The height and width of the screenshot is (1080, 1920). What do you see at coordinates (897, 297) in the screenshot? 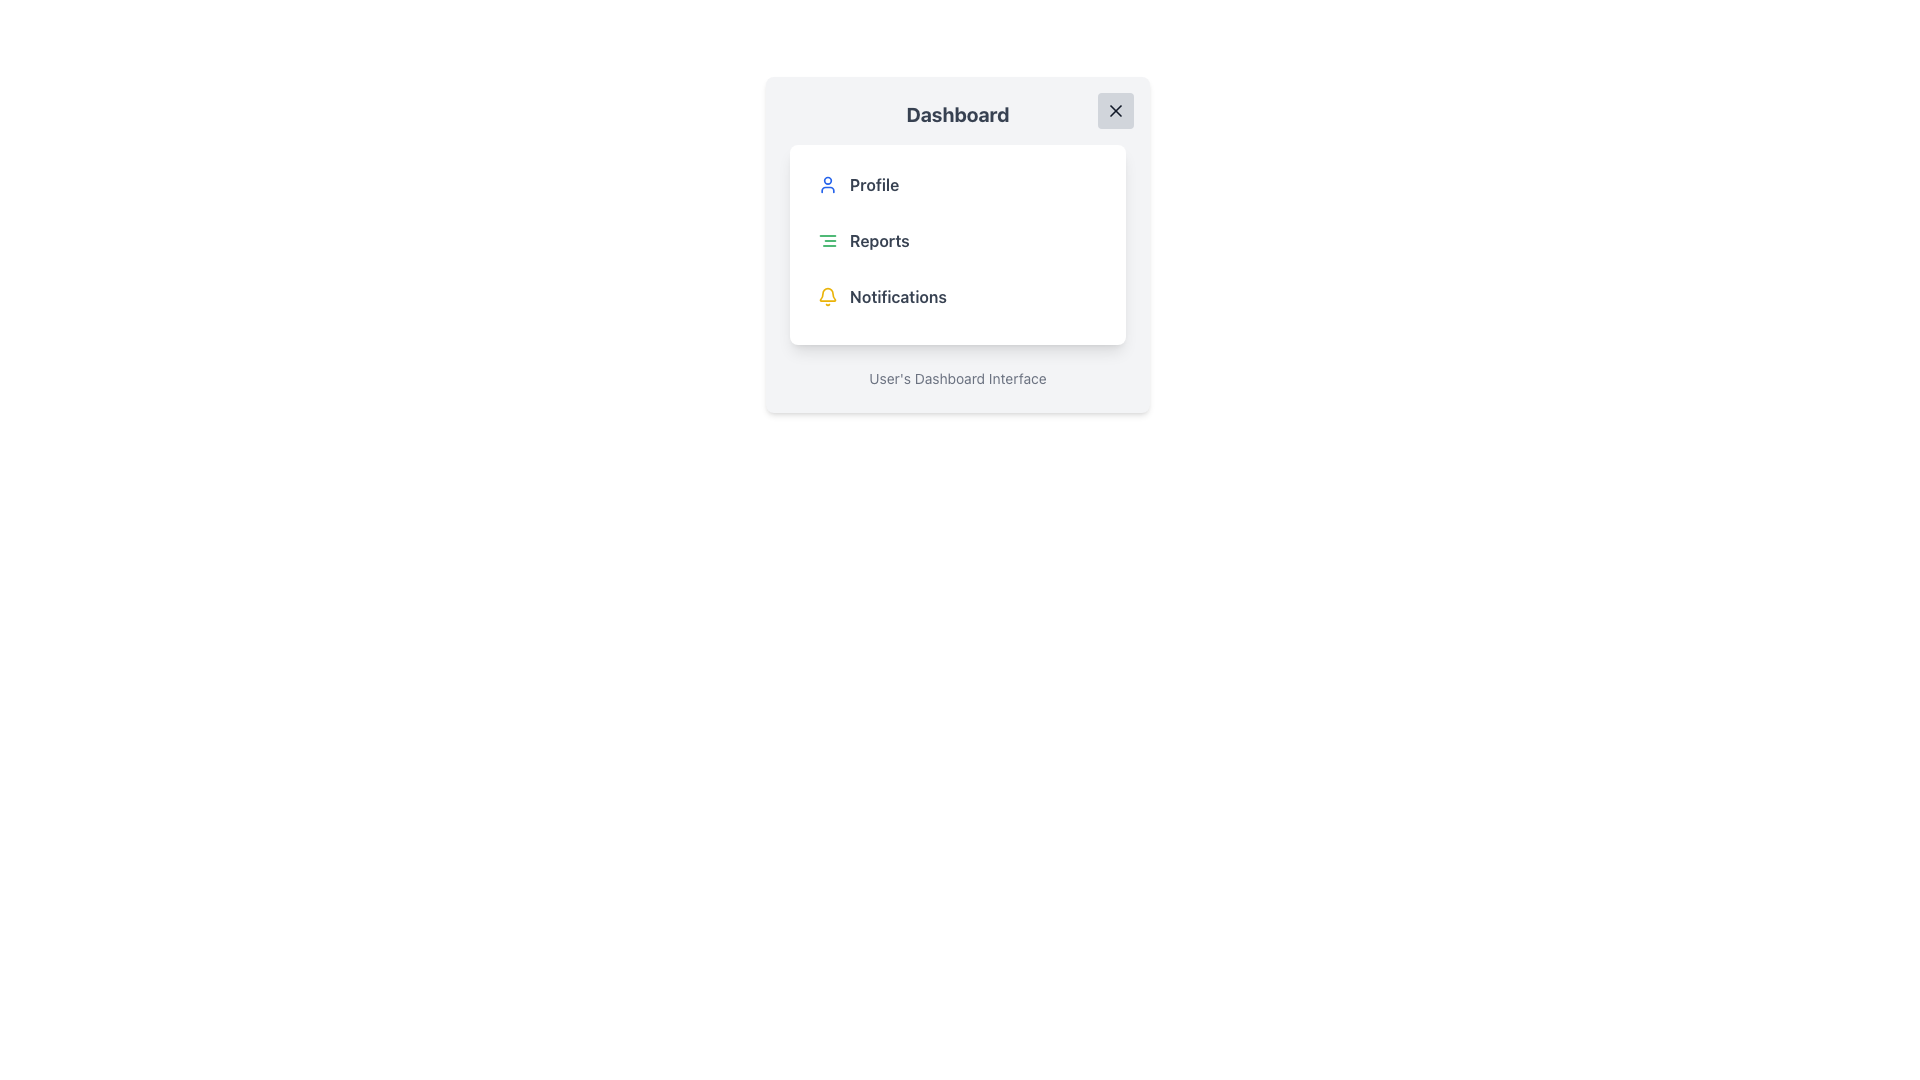
I see `text displayed on the 'Notifications' label, which is styled in bold gray font and positioned as the third item in a vertical list` at bounding box center [897, 297].